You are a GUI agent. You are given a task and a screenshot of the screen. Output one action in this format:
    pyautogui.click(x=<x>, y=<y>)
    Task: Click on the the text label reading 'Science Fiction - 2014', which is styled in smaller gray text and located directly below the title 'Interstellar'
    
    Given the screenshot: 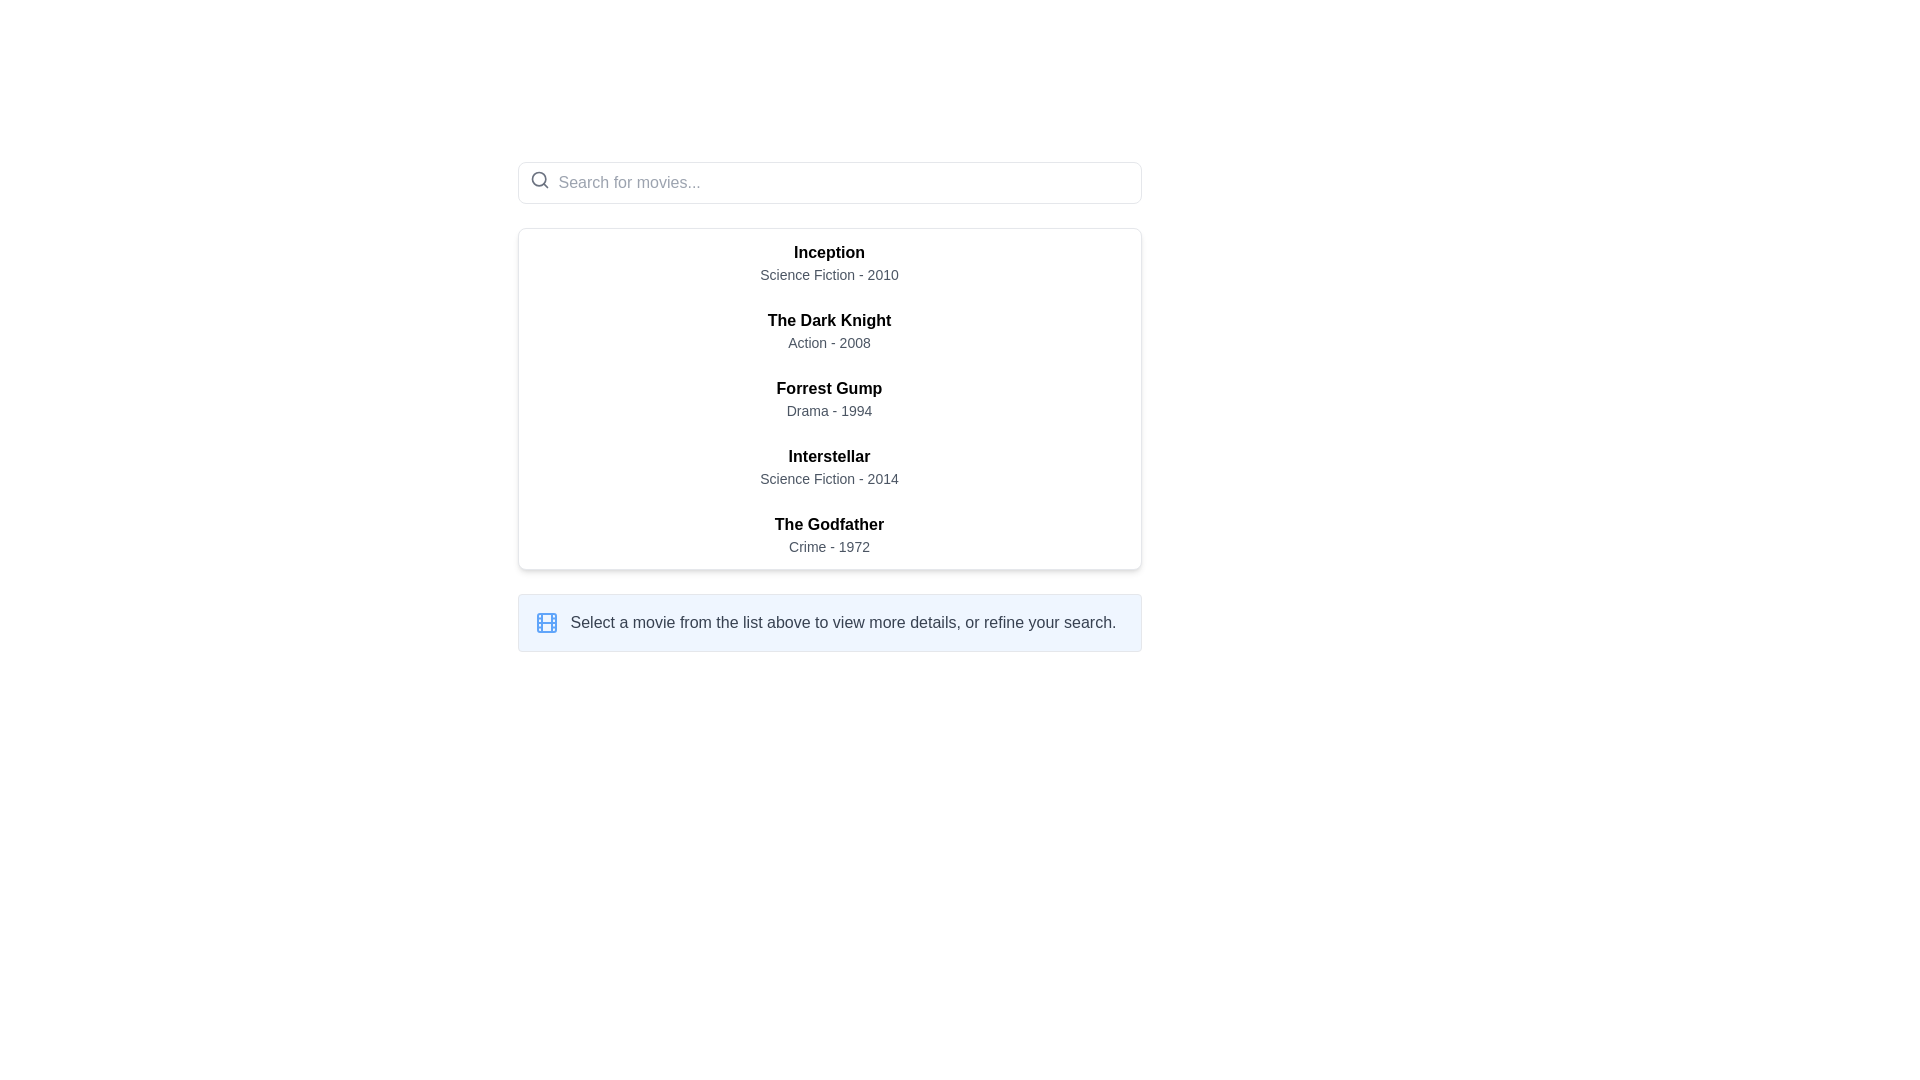 What is the action you would take?
    pyautogui.click(x=829, y=478)
    